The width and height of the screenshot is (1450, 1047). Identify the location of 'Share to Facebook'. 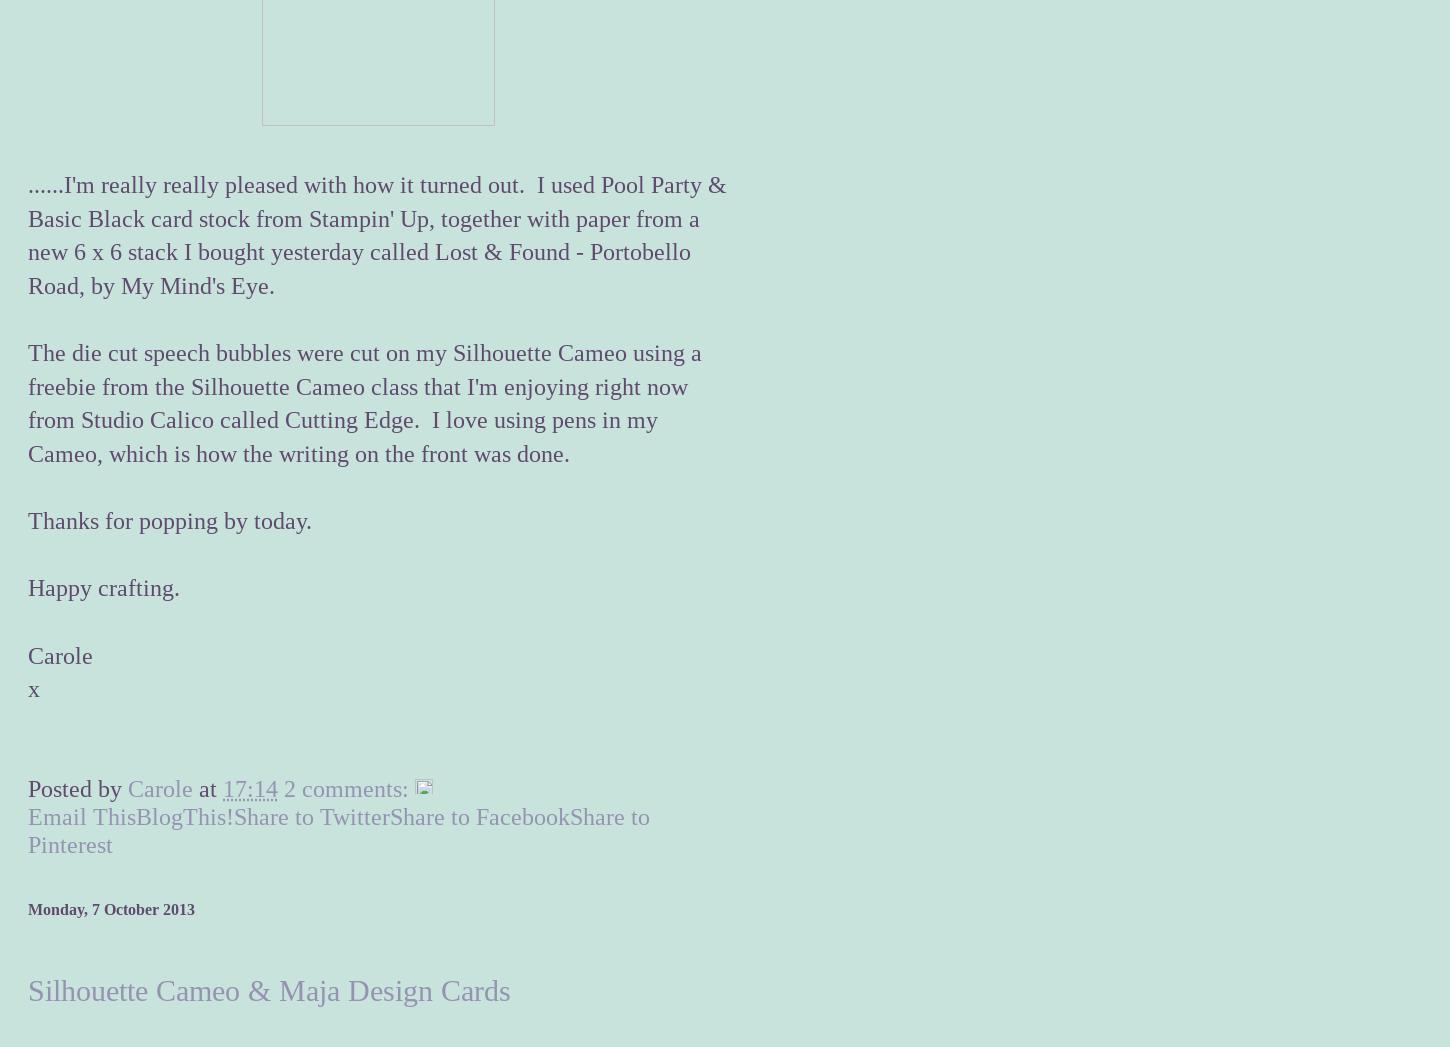
(478, 817).